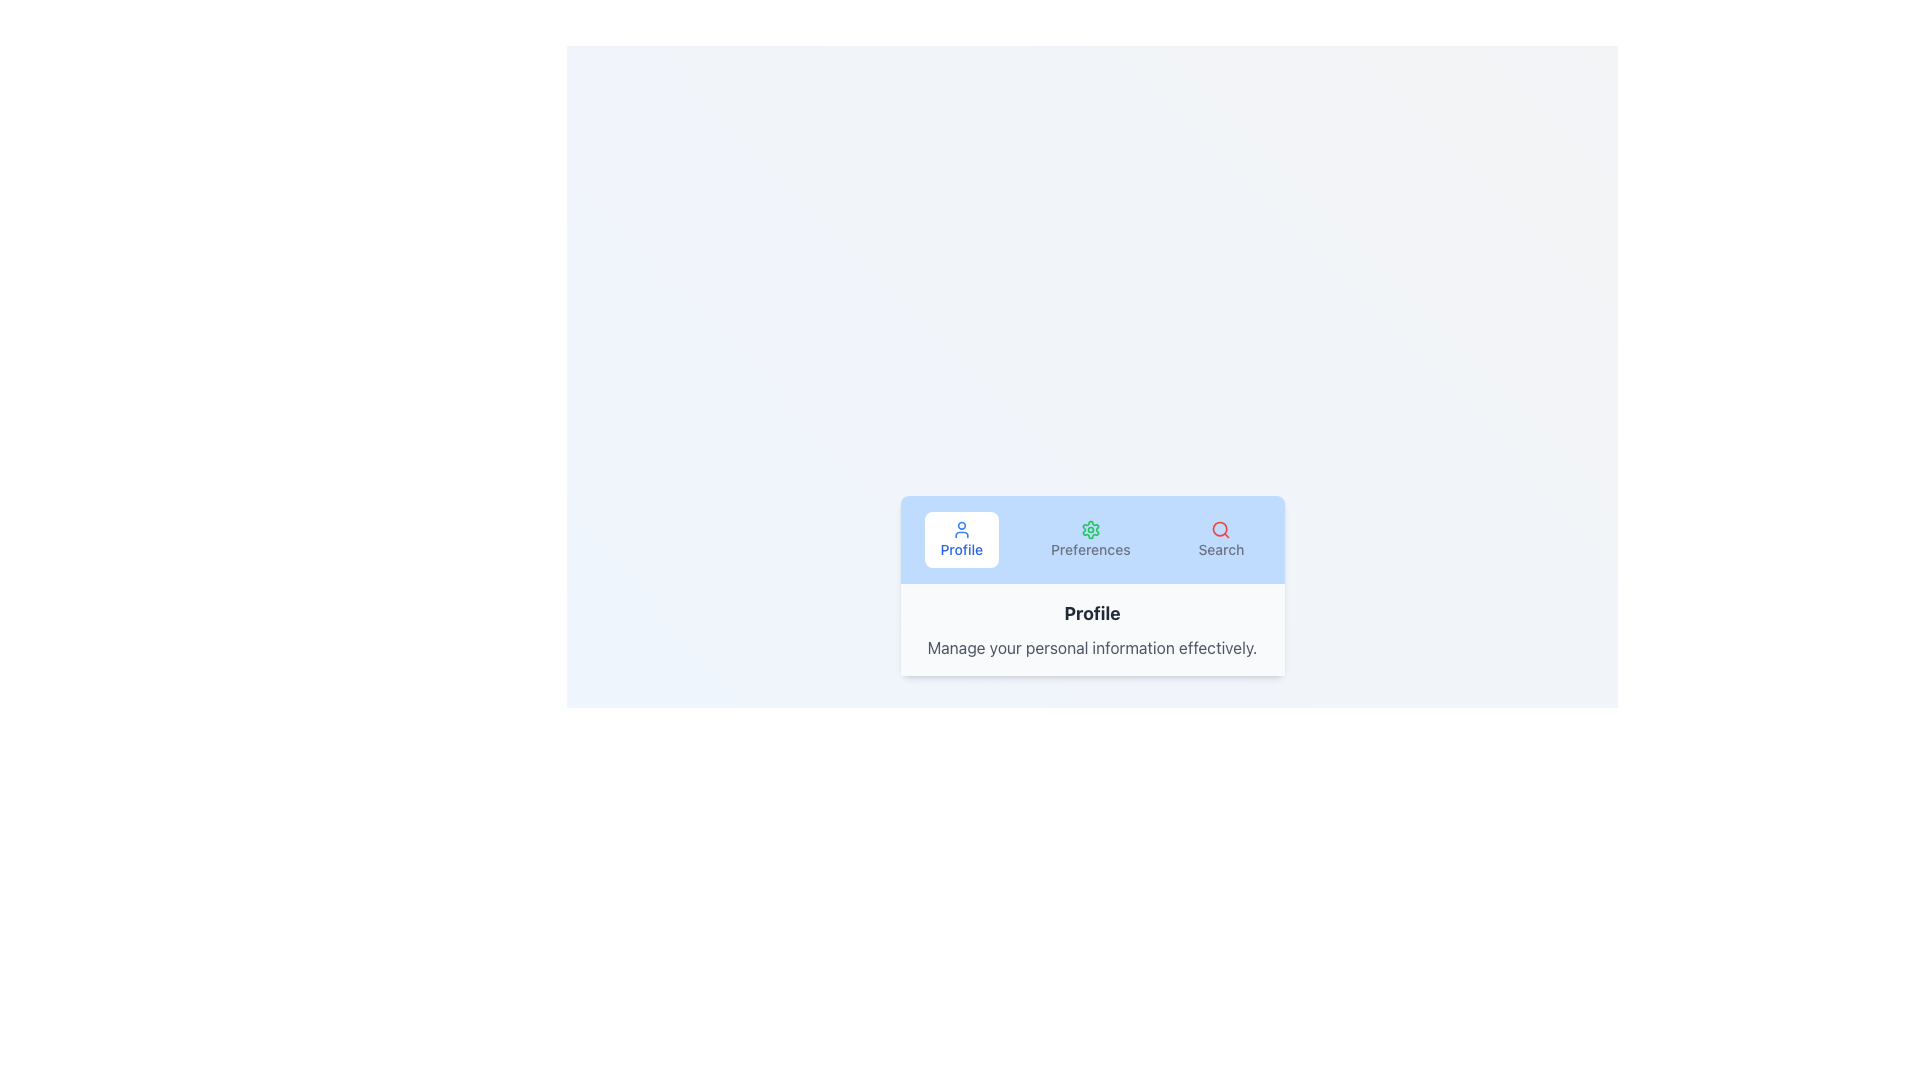  I want to click on the circular component of the 'search' icon located in the top-right corner of the card interface, so click(1219, 528).